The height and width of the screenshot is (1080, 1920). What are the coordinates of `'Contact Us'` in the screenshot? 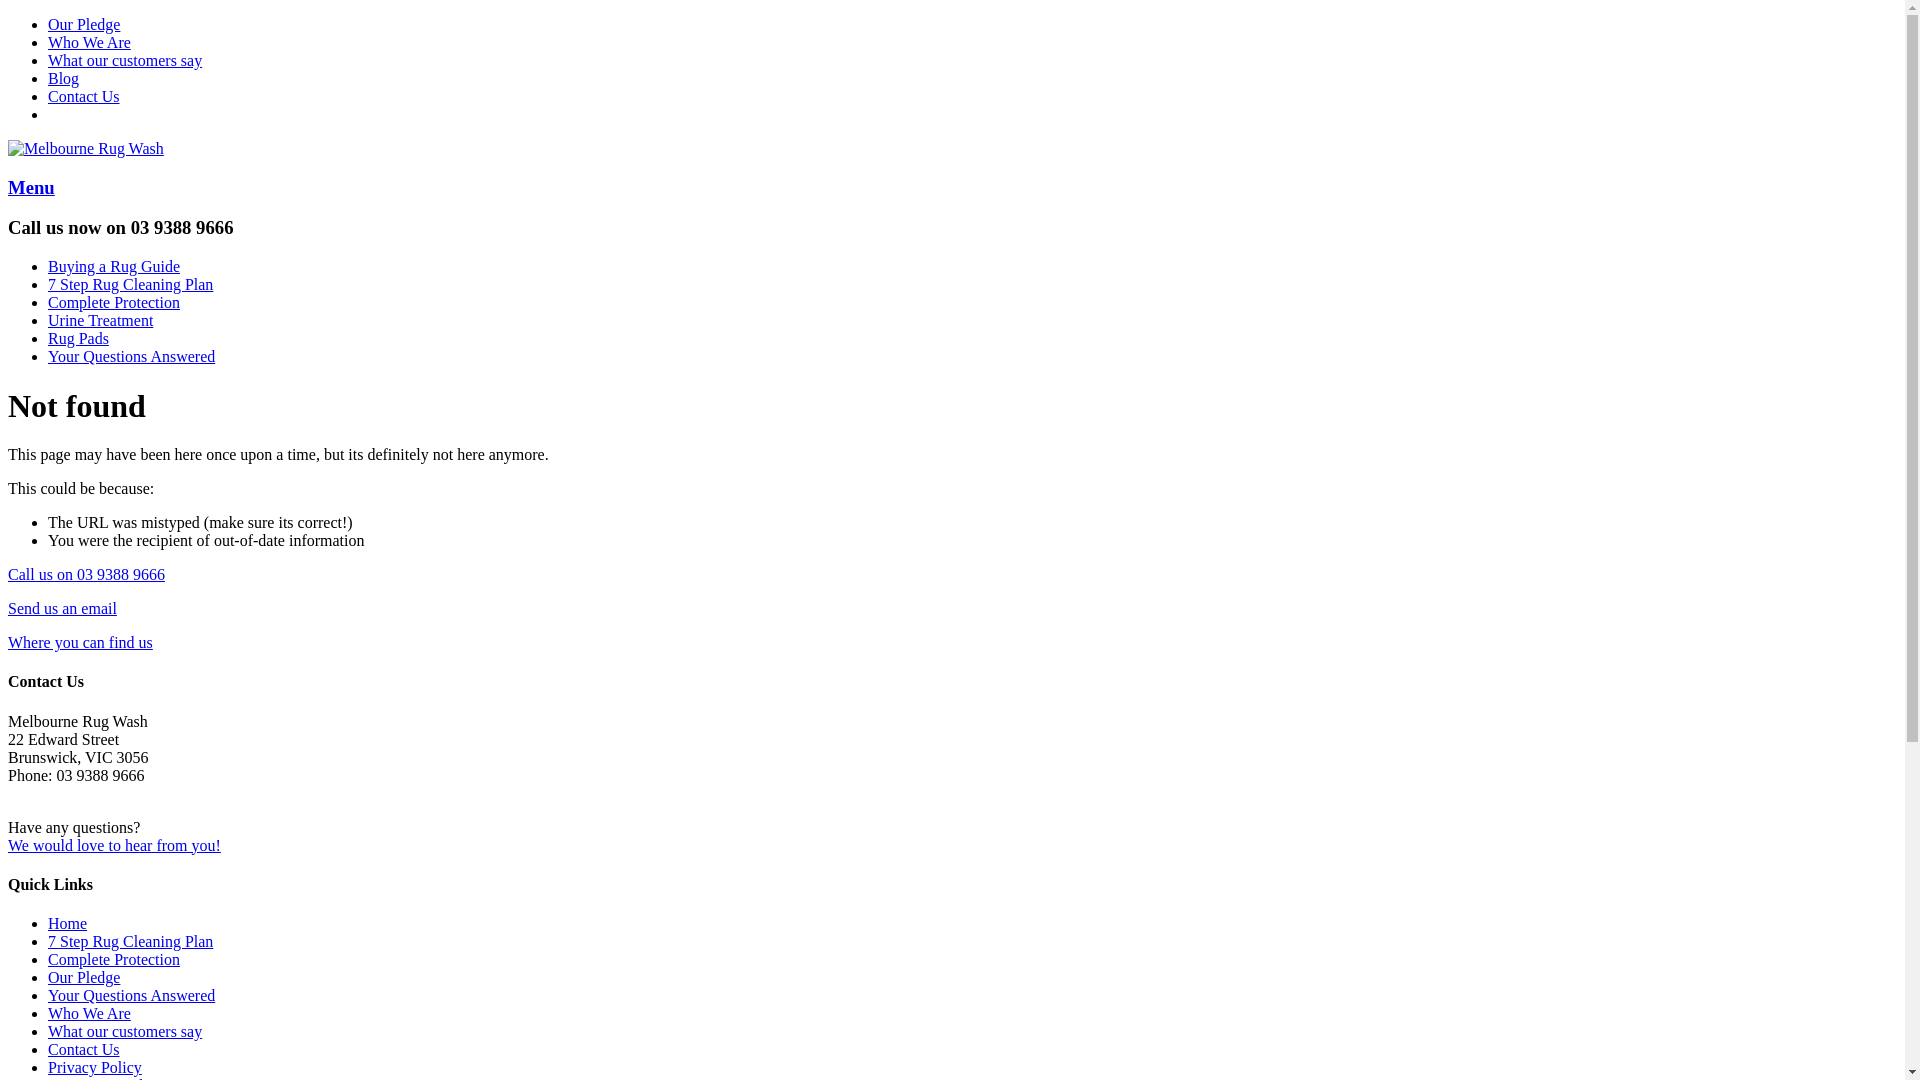 It's located at (82, 96).